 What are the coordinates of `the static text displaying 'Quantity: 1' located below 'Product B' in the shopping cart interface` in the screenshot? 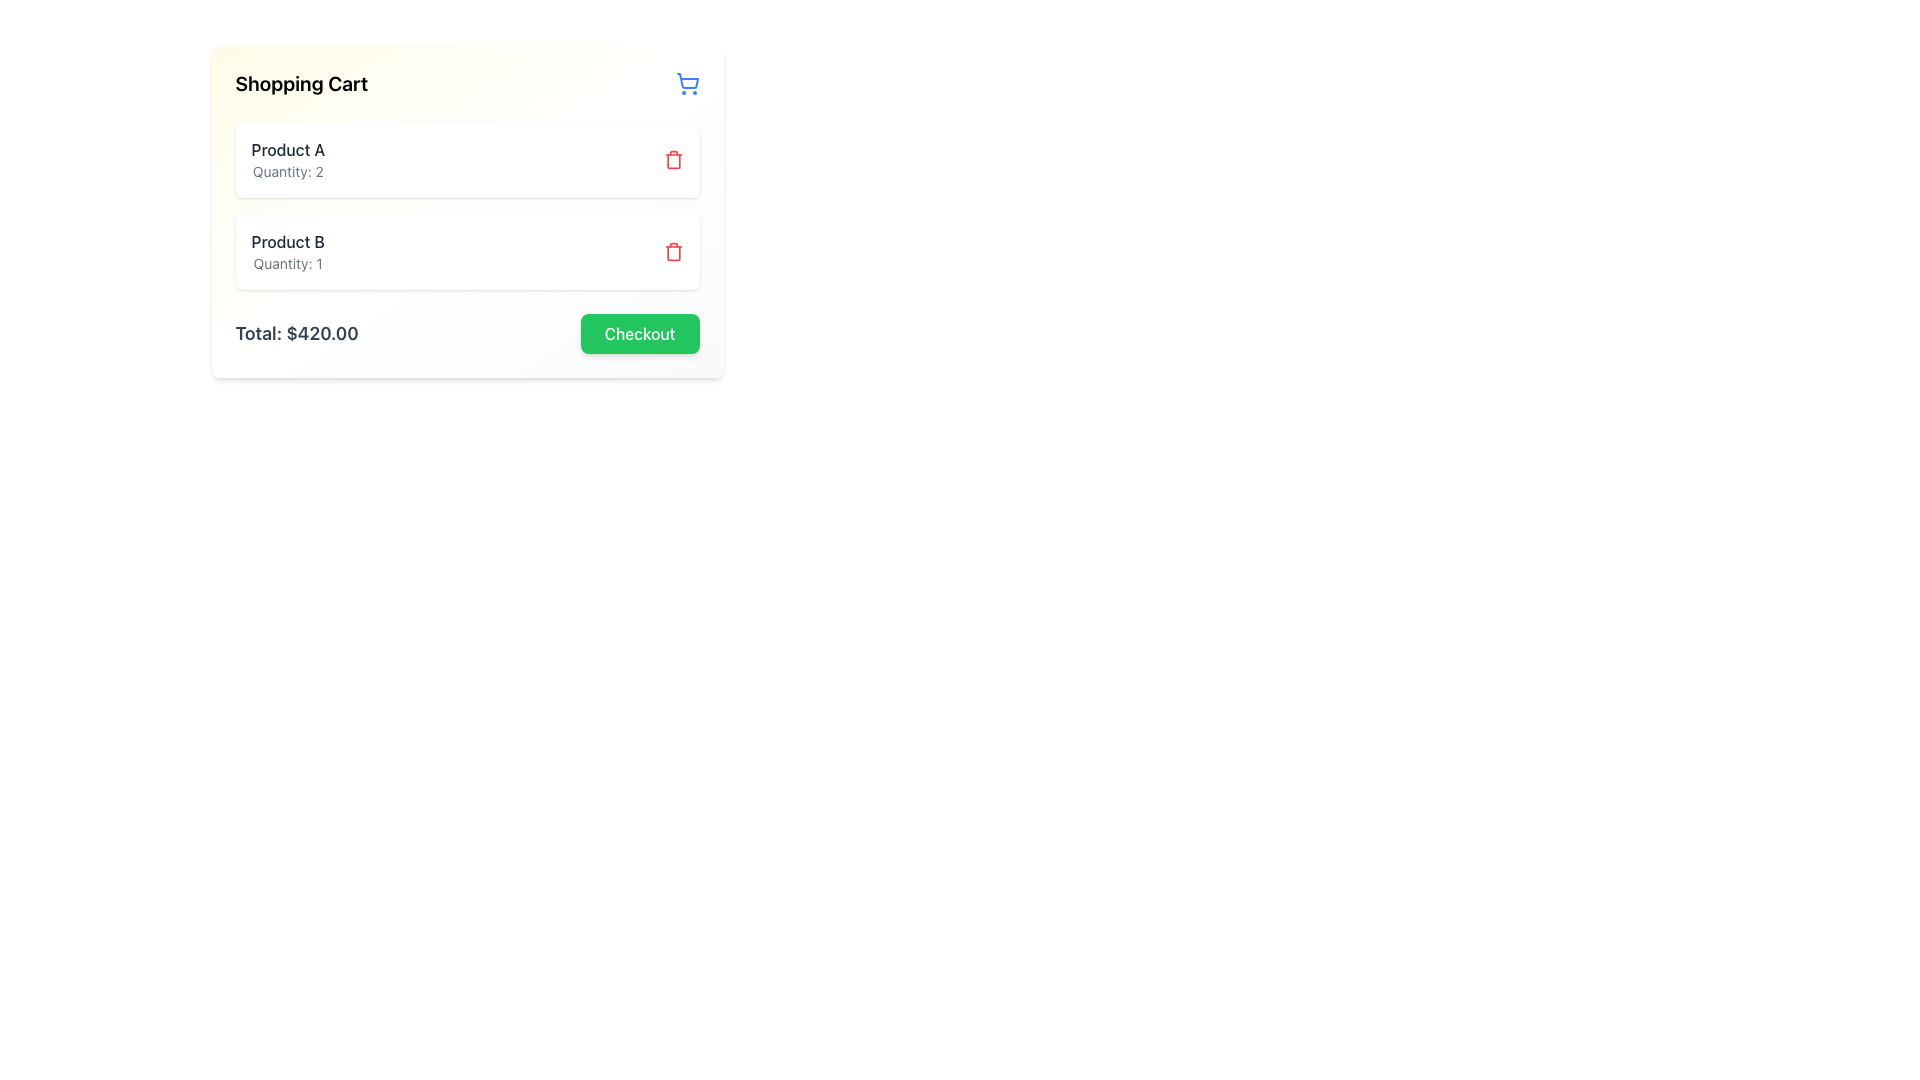 It's located at (287, 262).